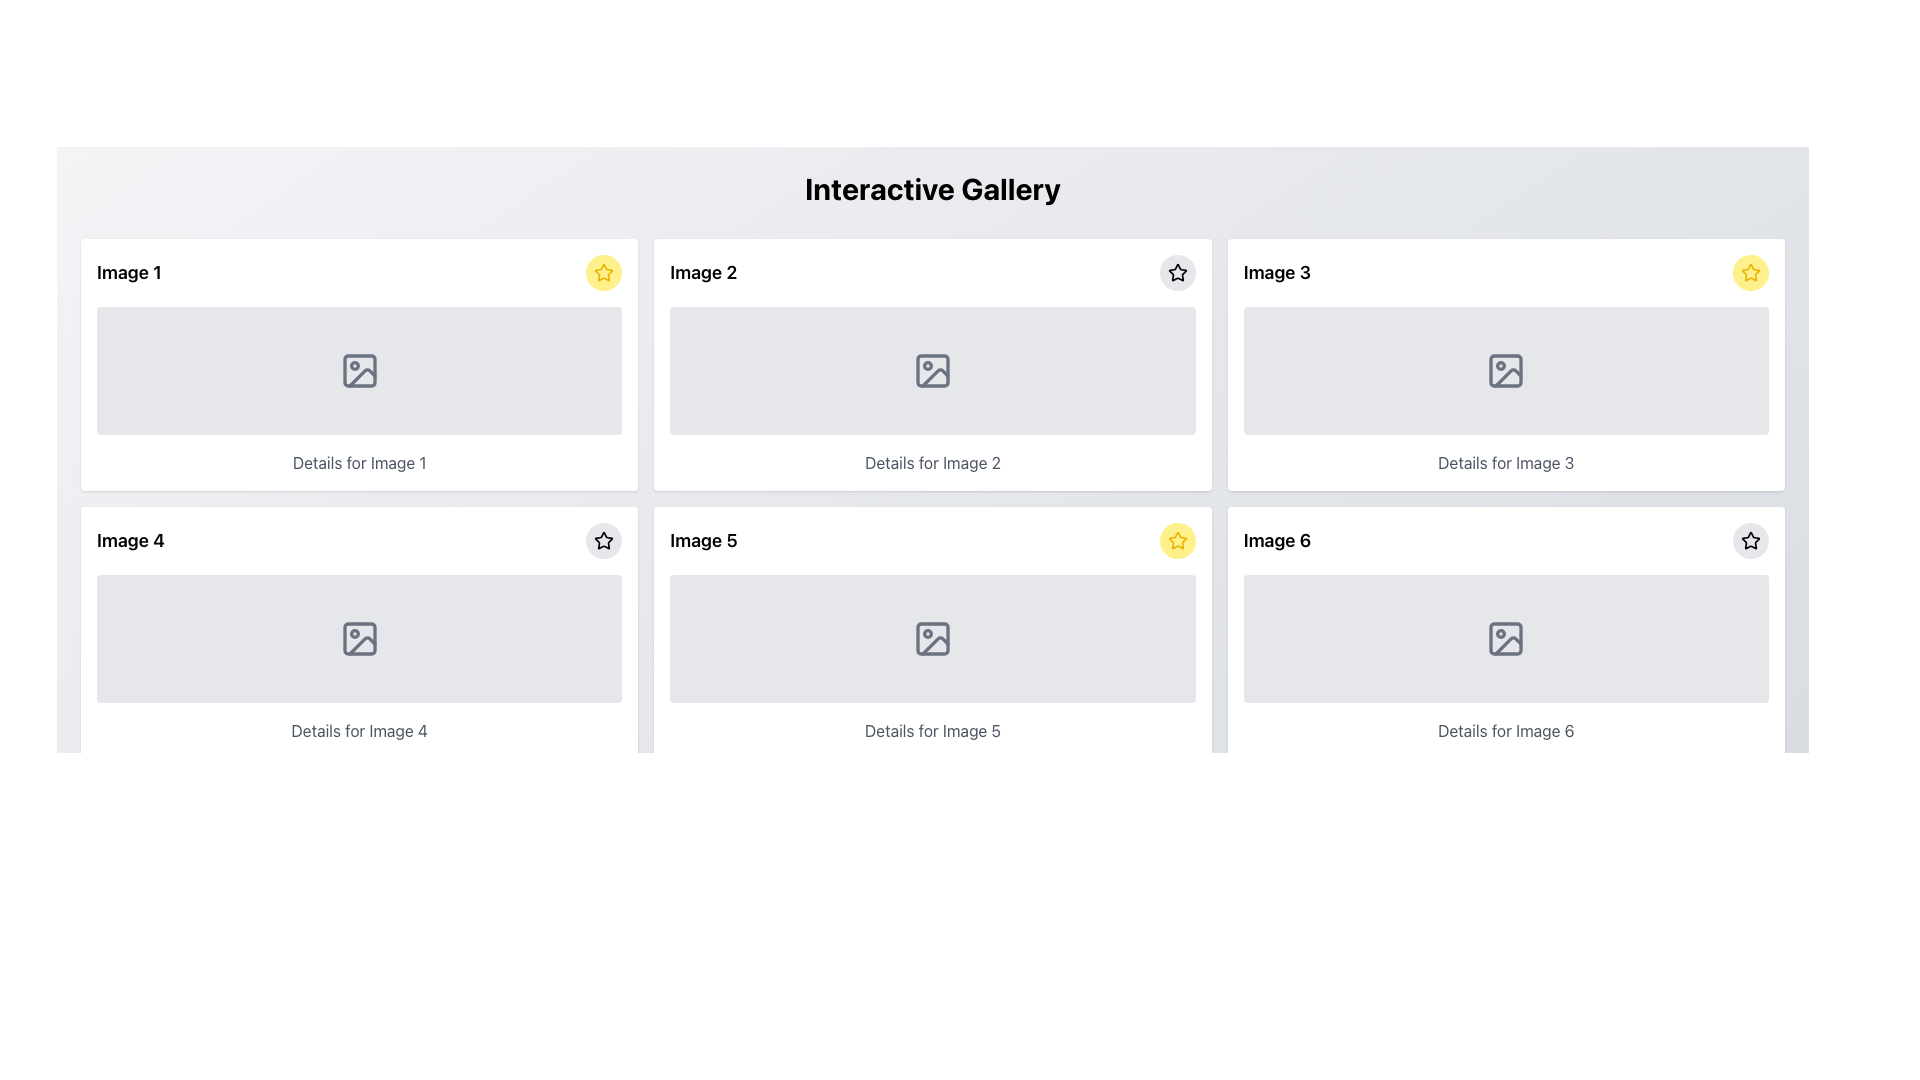 The image size is (1920, 1080). What do you see at coordinates (1506, 370) in the screenshot?
I see `the central placeholder icon located in the first row, third column of the interactive gallery to interact with it` at bounding box center [1506, 370].